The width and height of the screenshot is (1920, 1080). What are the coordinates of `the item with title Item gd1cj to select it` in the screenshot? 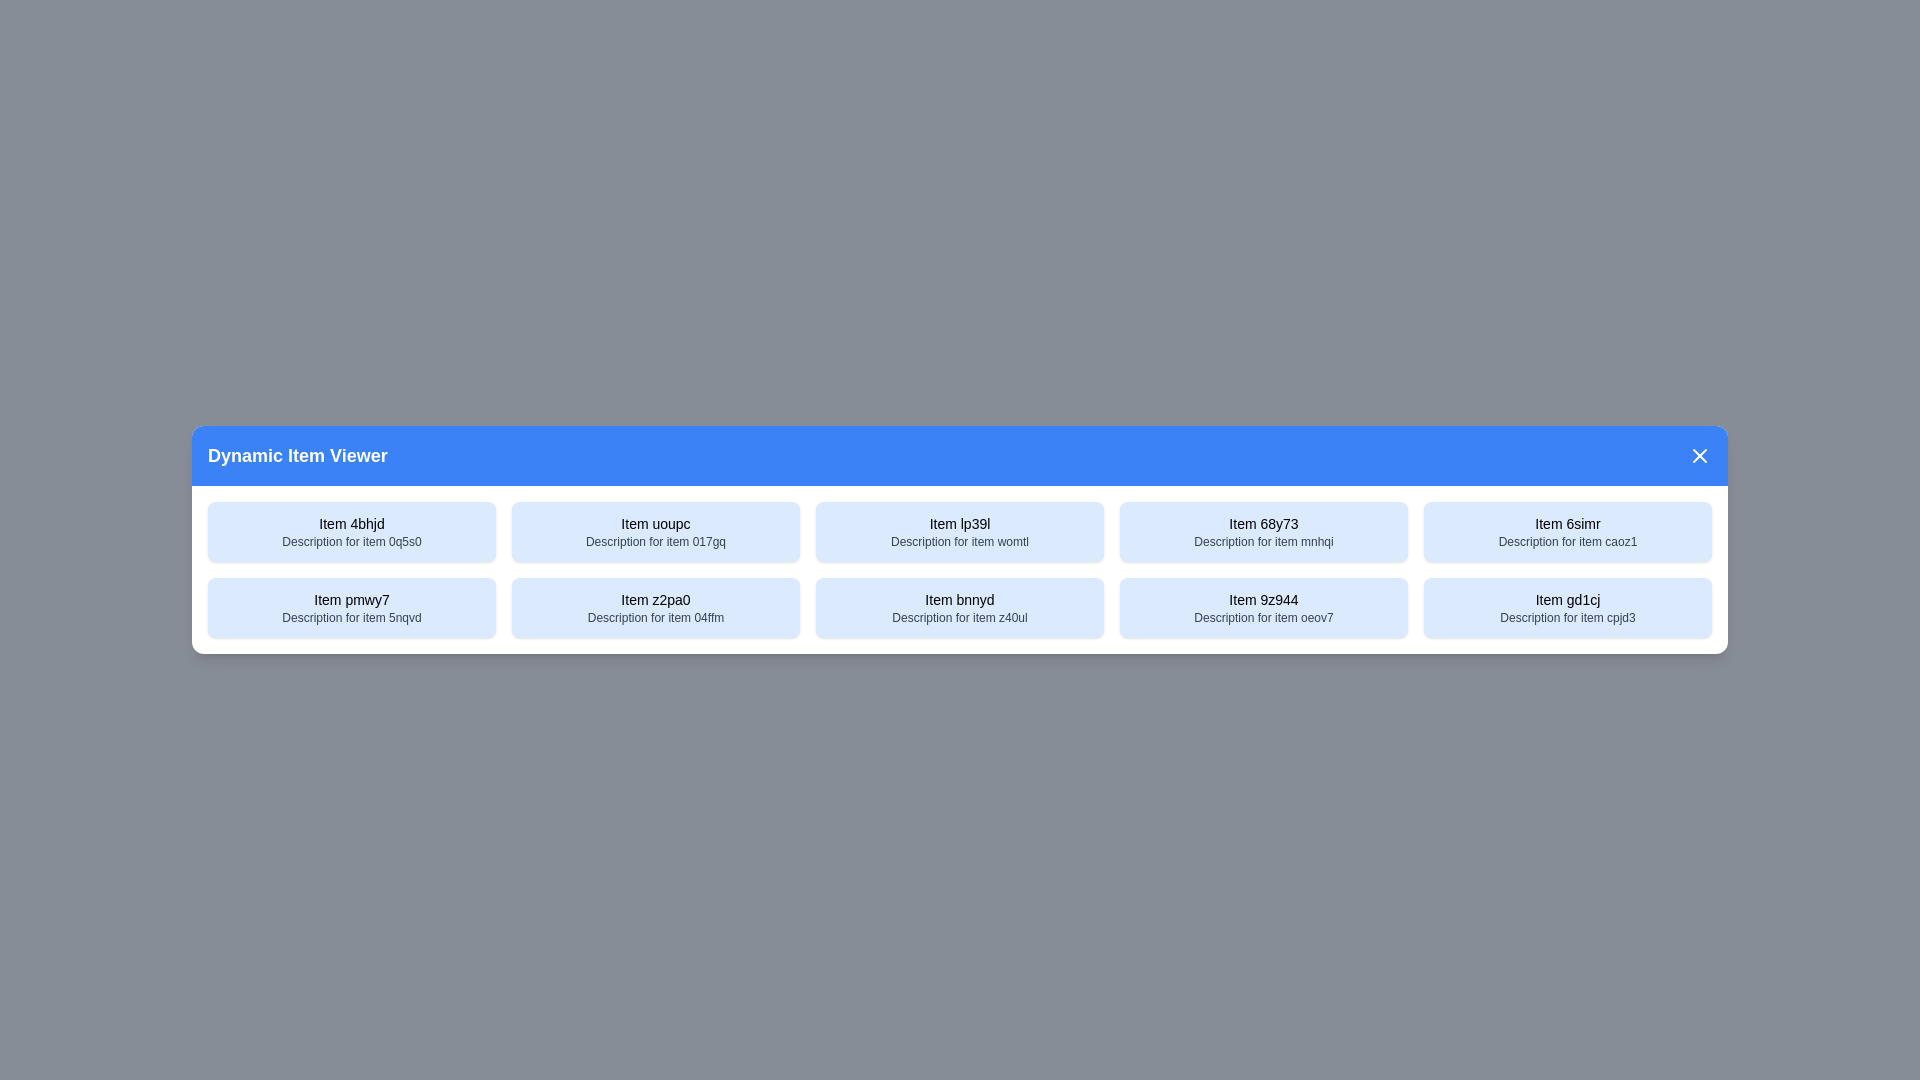 It's located at (1567, 607).